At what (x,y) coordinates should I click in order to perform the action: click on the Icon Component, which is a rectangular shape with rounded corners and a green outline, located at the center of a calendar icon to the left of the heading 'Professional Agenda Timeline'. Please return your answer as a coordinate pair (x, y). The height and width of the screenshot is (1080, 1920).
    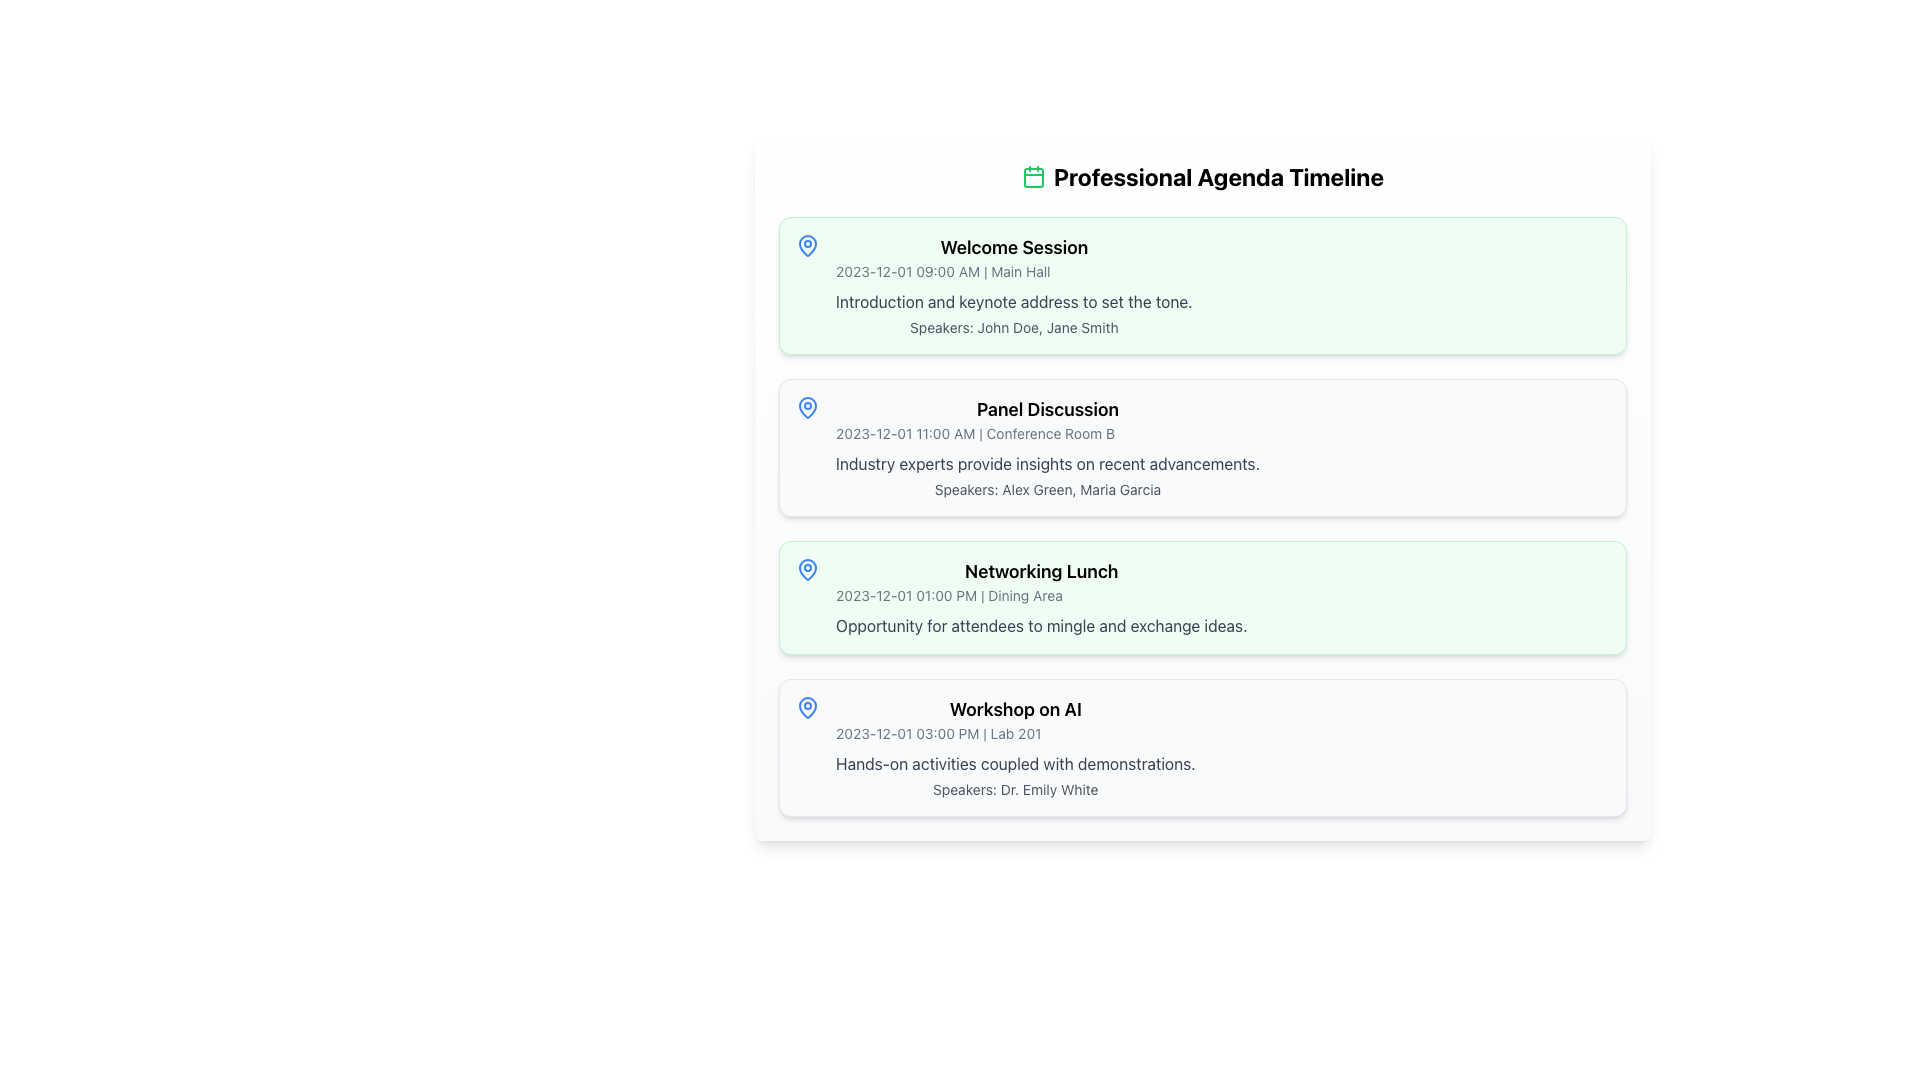
    Looking at the image, I should click on (1033, 176).